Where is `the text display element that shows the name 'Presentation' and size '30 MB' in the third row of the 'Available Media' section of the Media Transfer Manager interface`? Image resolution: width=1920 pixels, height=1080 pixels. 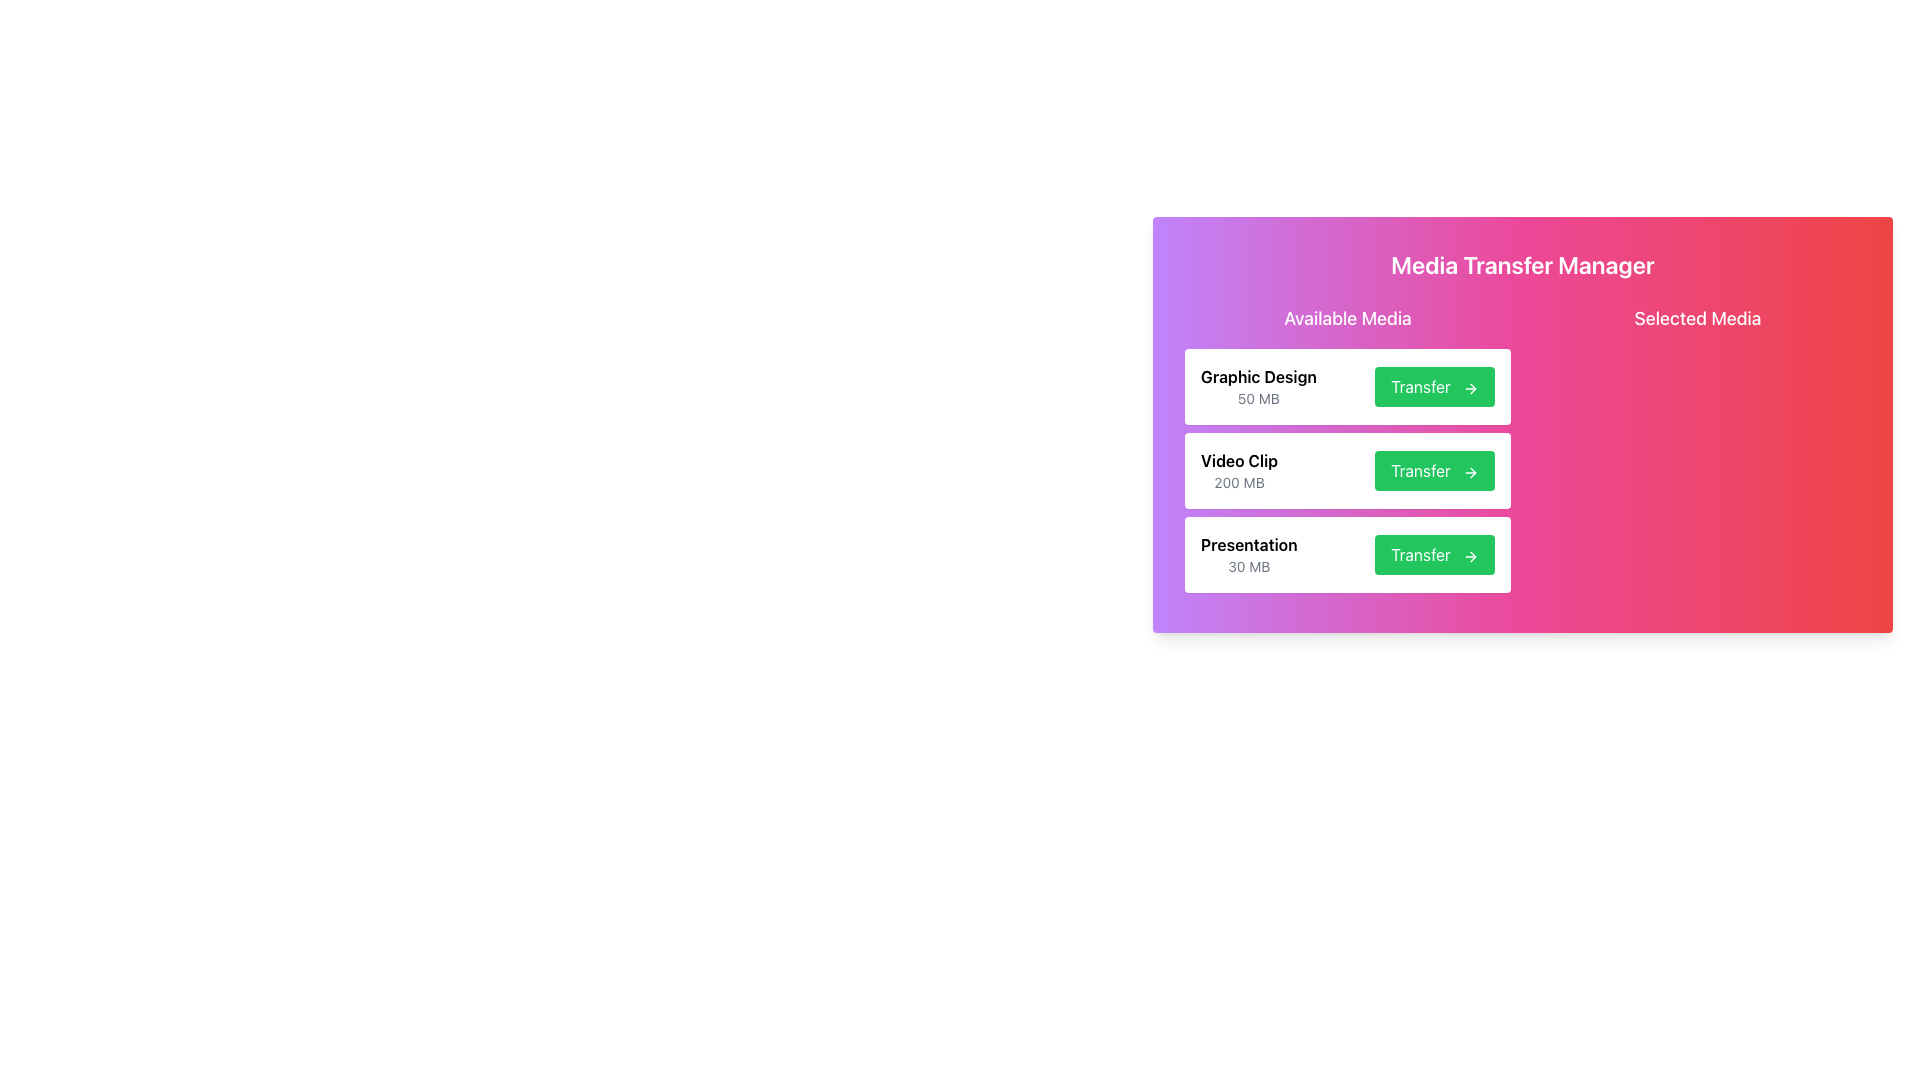
the text display element that shows the name 'Presentation' and size '30 MB' in the third row of the 'Available Media' section of the Media Transfer Manager interface is located at coordinates (1248, 555).